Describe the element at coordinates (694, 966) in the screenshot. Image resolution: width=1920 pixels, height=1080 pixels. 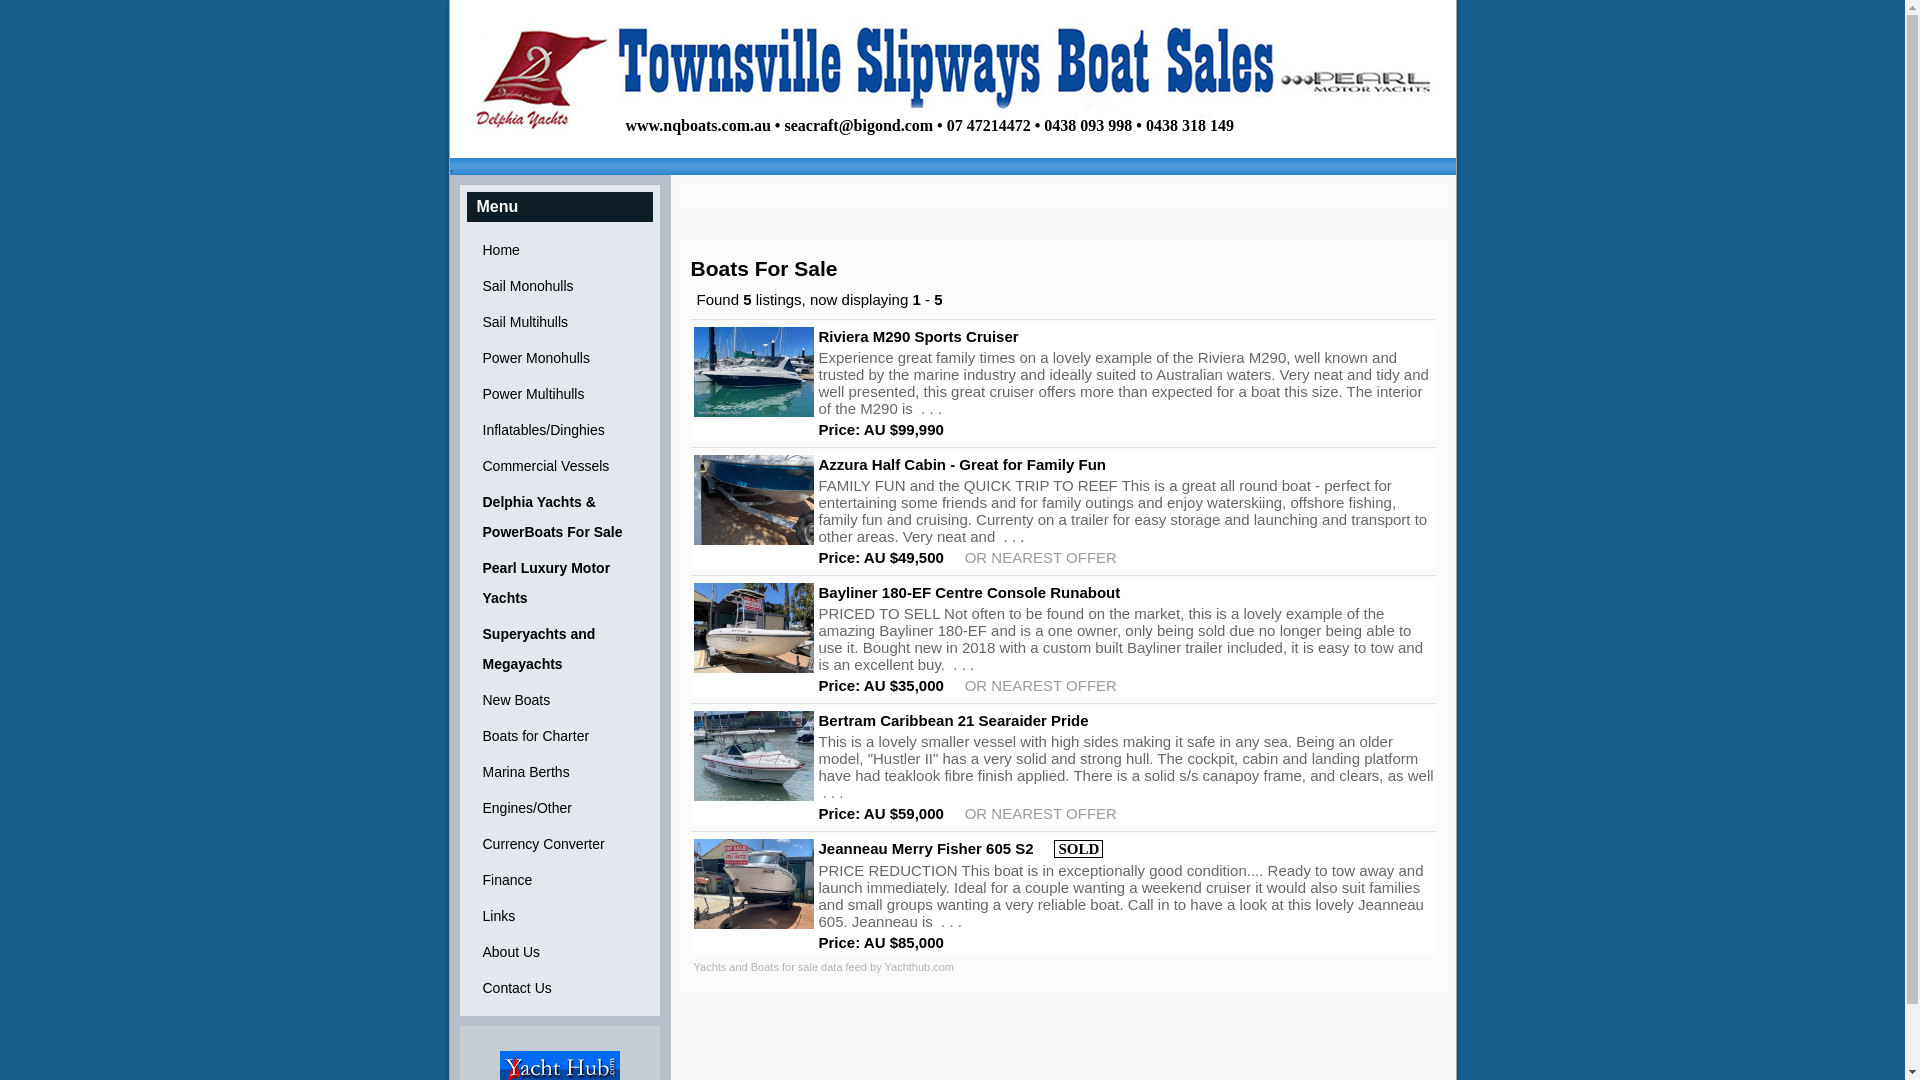
I see `'Yachts and Boats for sale data feed by Yachthub.com'` at that location.